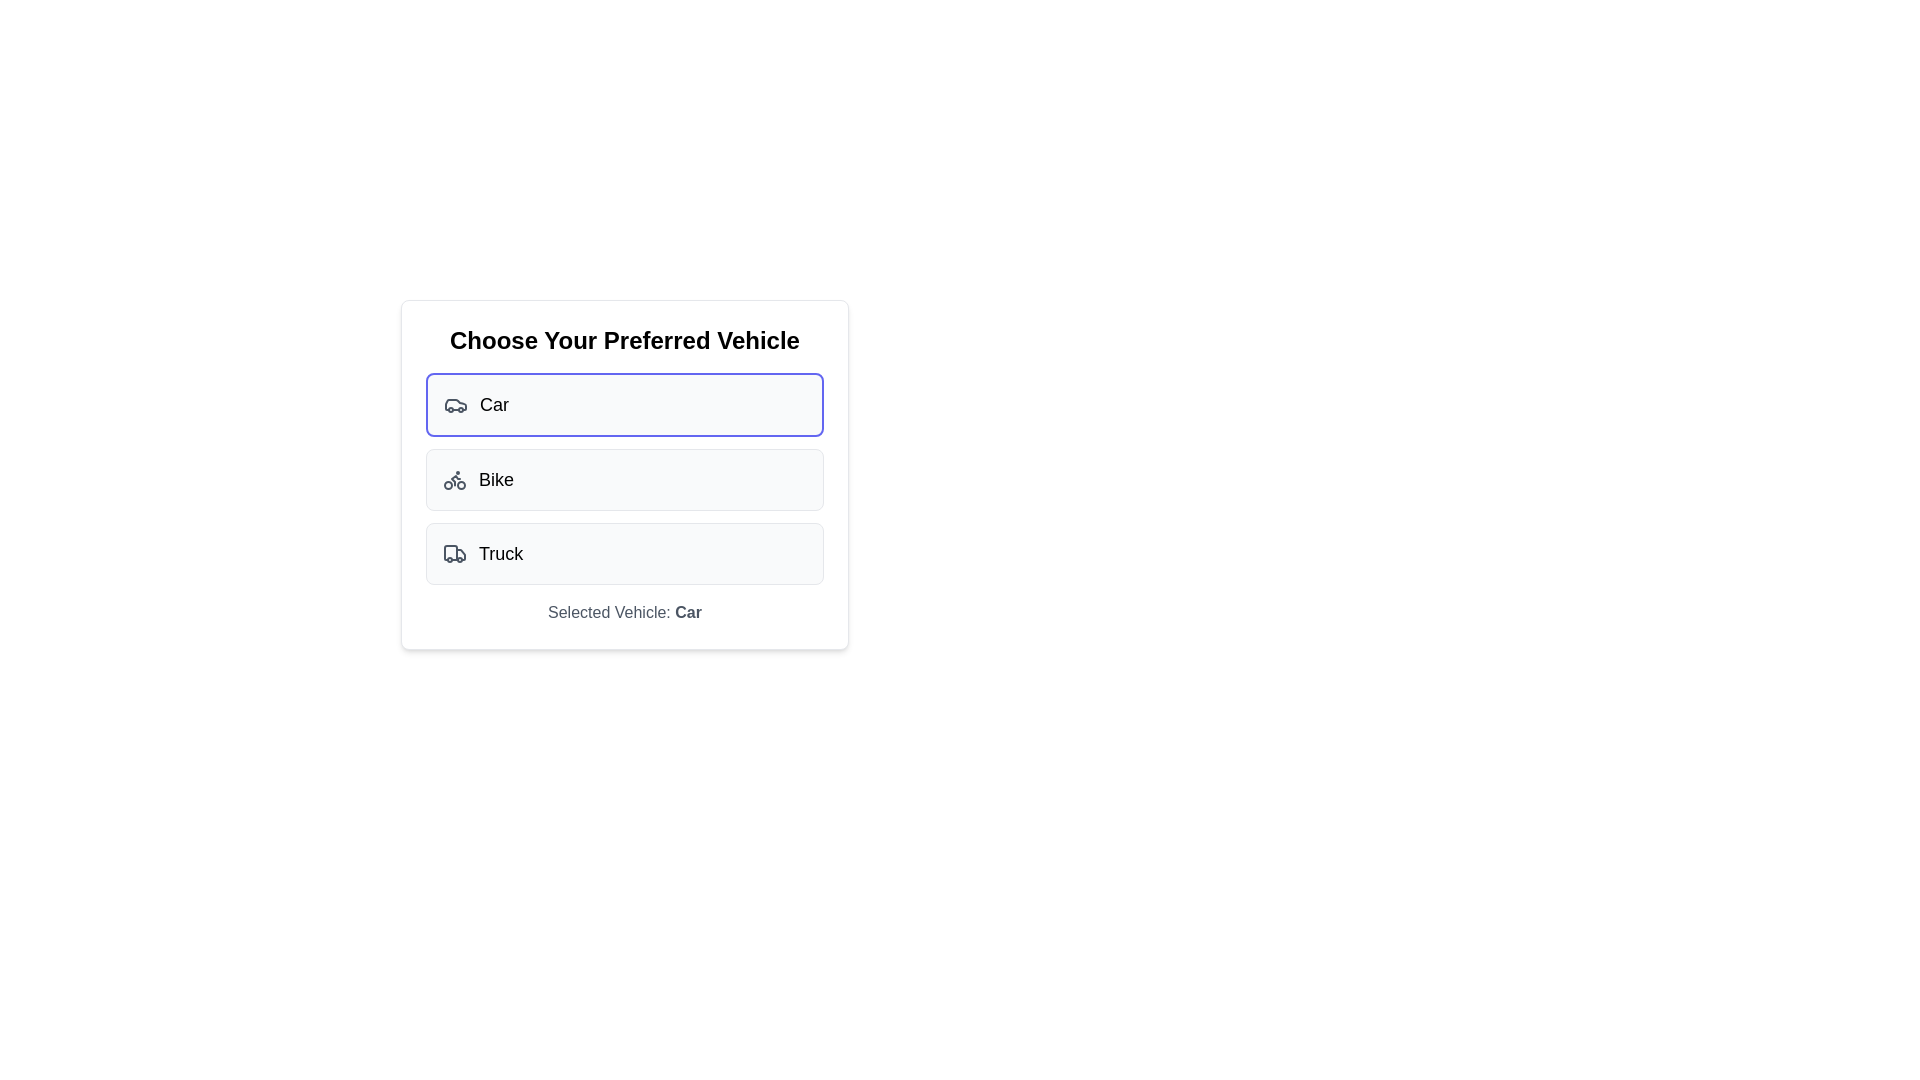  I want to click on the bold text label 'Car' which is the last word of 'Selected Vehicle: Car', located at the bottom center of the interface, so click(688, 611).